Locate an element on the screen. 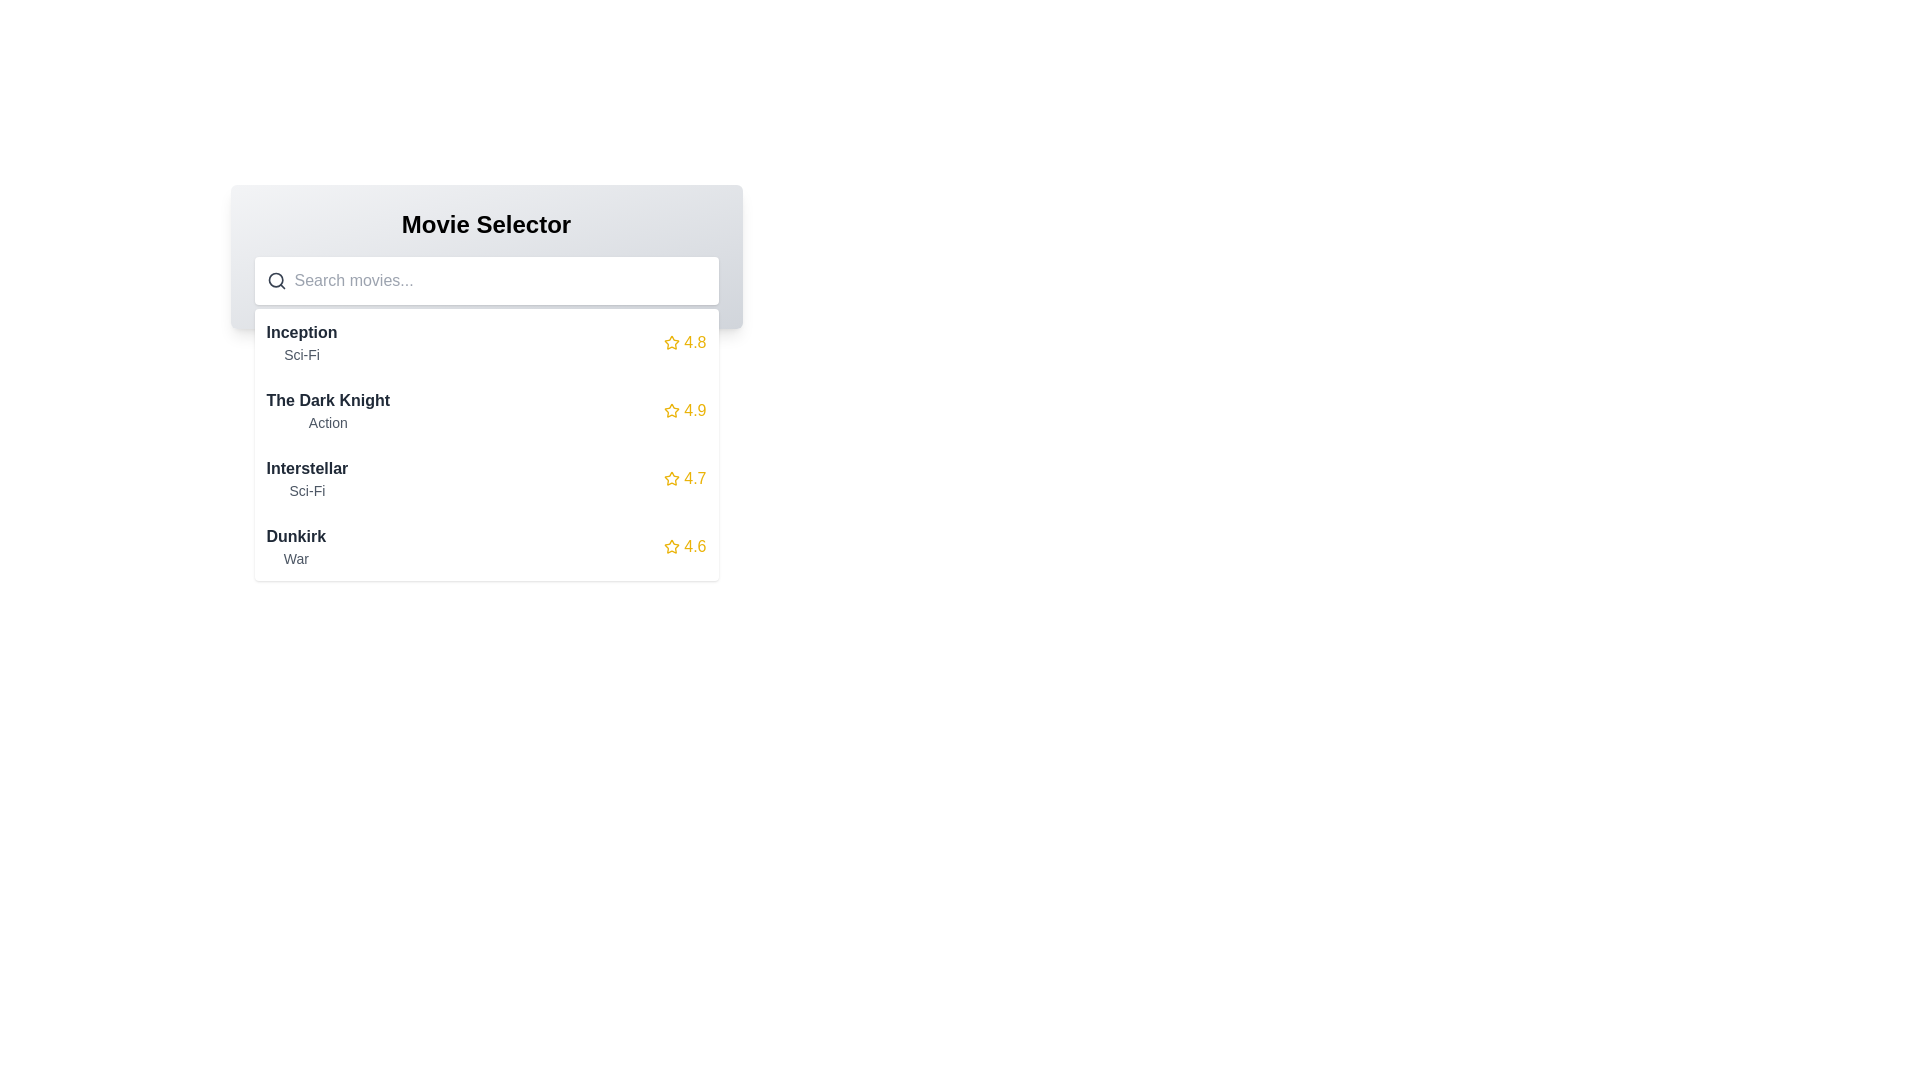 This screenshot has height=1080, width=1920. the title of the first movie entry in the list, which is located in the leftmost column under the 'Movie Selector' title, above the 'Sci-Fi' text is located at coordinates (301, 331).